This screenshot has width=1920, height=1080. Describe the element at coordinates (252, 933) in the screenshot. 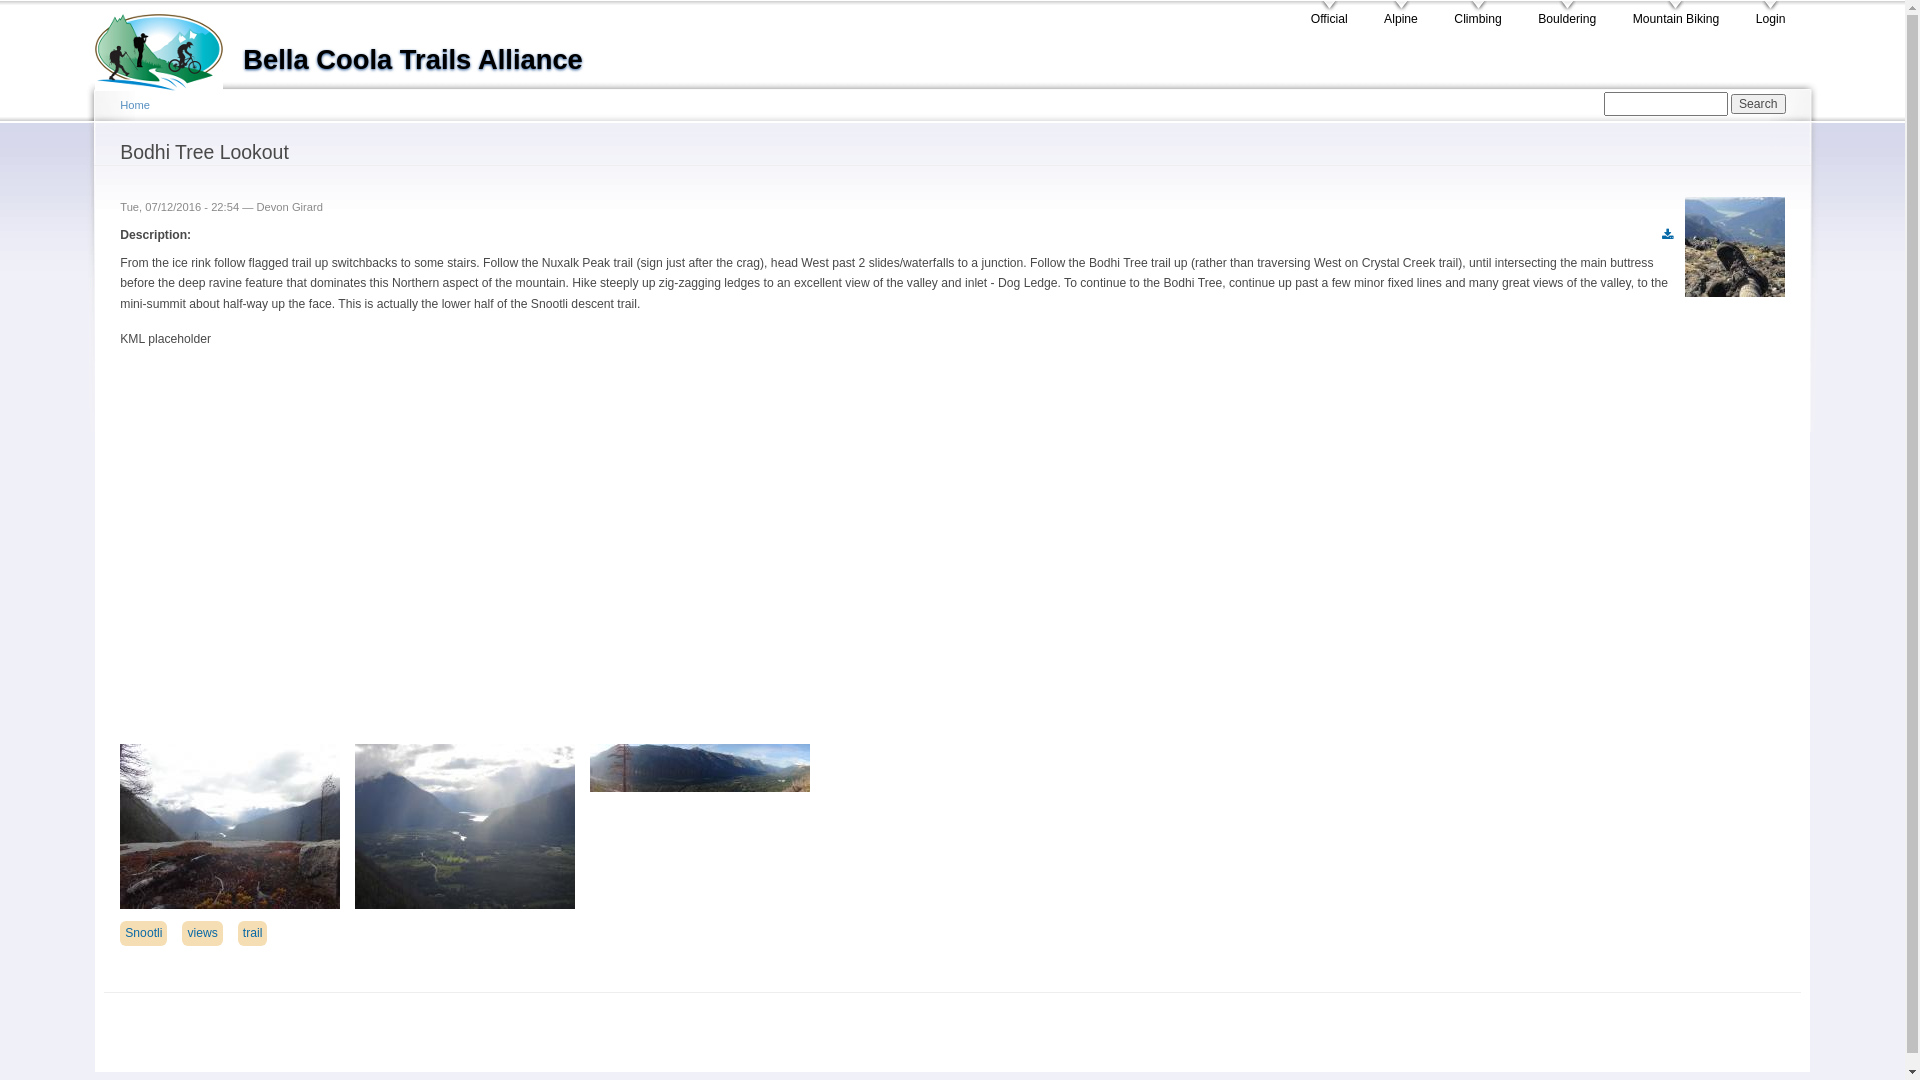

I see `'trail'` at that location.